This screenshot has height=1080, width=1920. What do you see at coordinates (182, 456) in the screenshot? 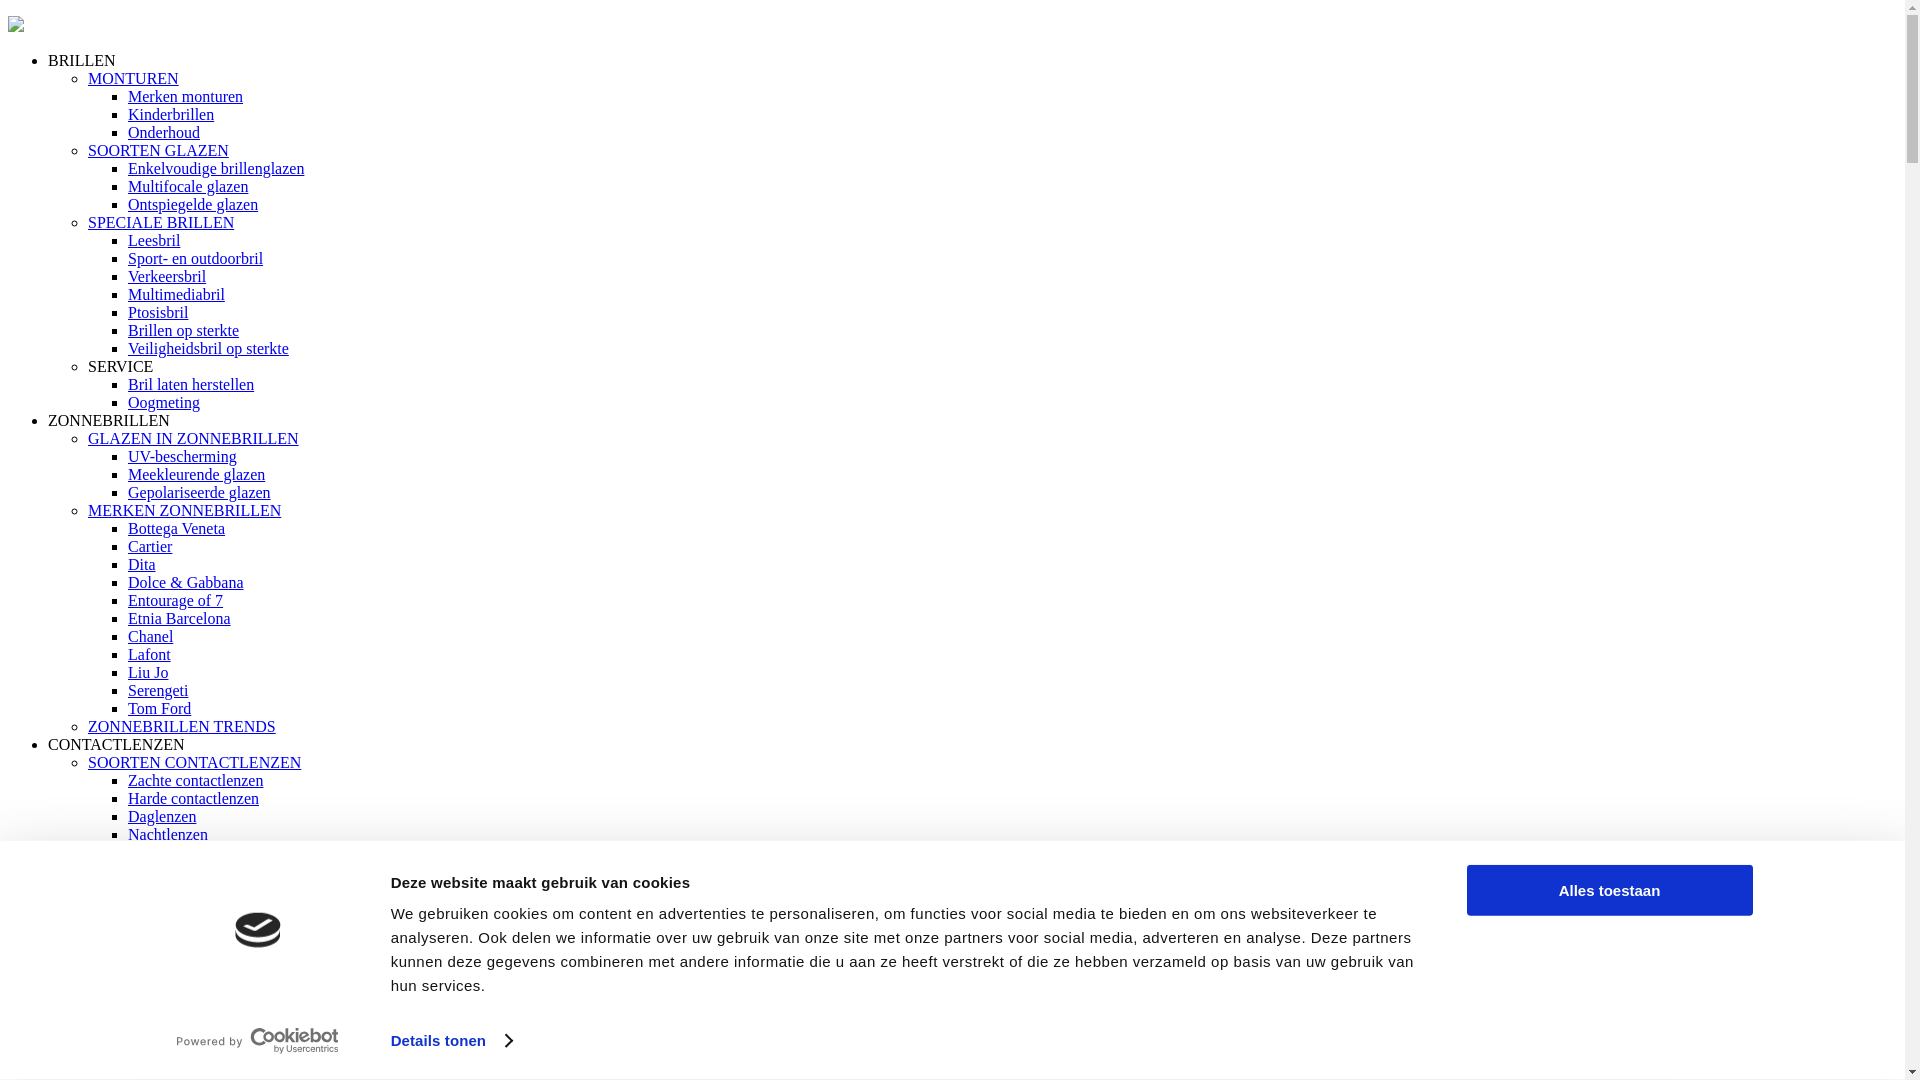
I see `'UV-bescherming'` at bounding box center [182, 456].